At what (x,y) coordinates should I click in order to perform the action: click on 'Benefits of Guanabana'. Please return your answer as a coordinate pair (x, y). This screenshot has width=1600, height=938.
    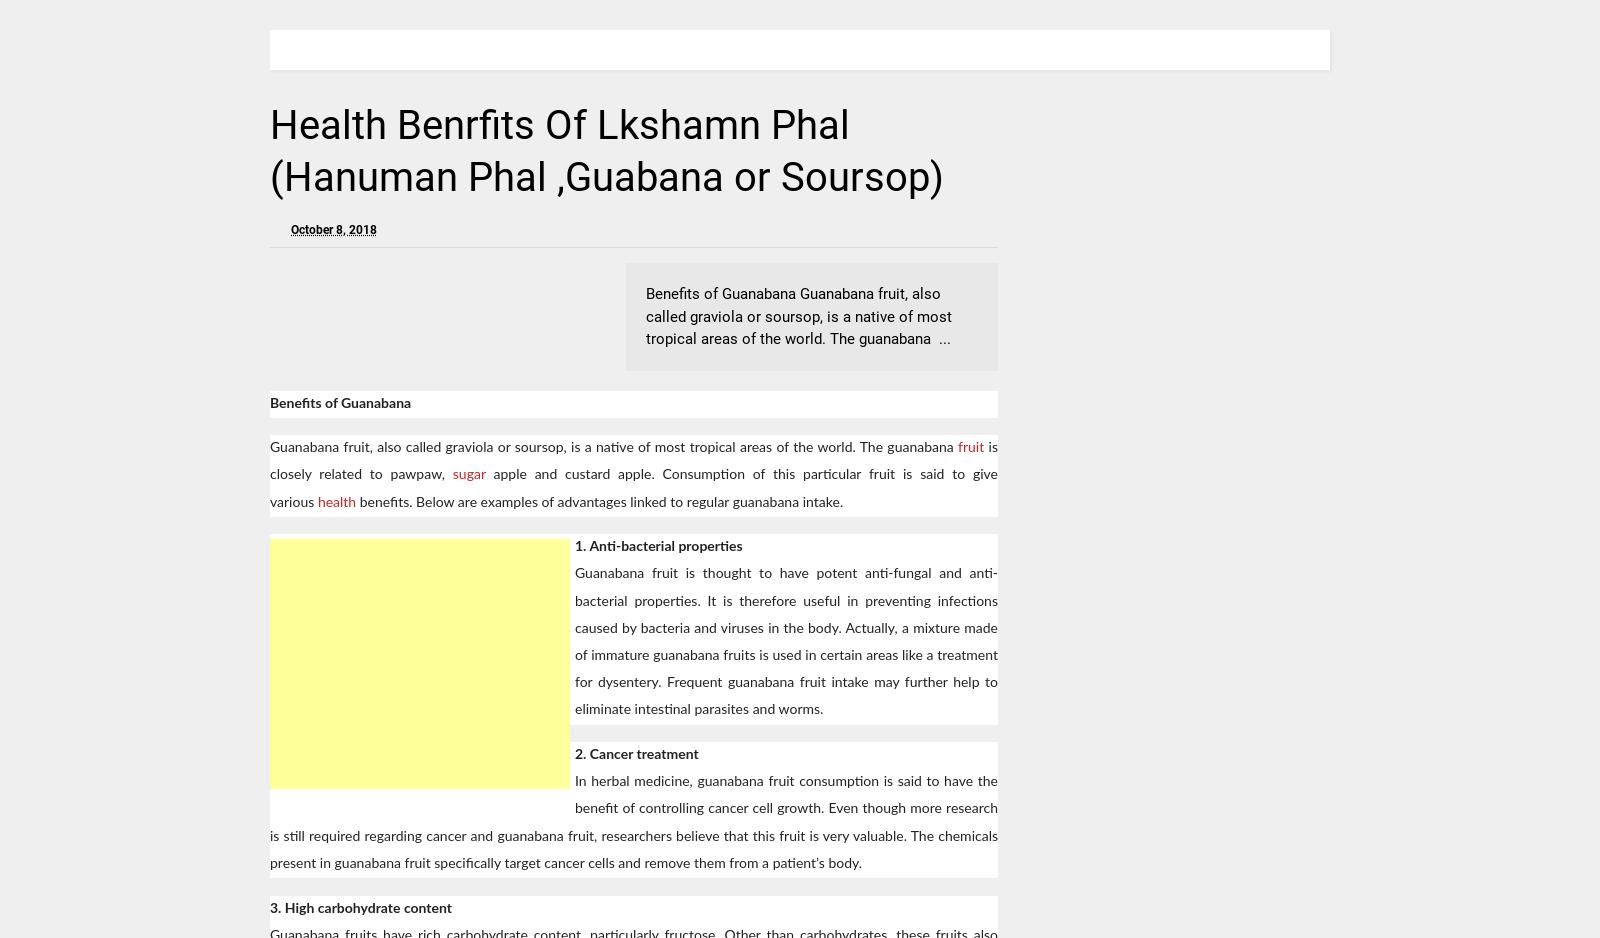
    Looking at the image, I should click on (270, 402).